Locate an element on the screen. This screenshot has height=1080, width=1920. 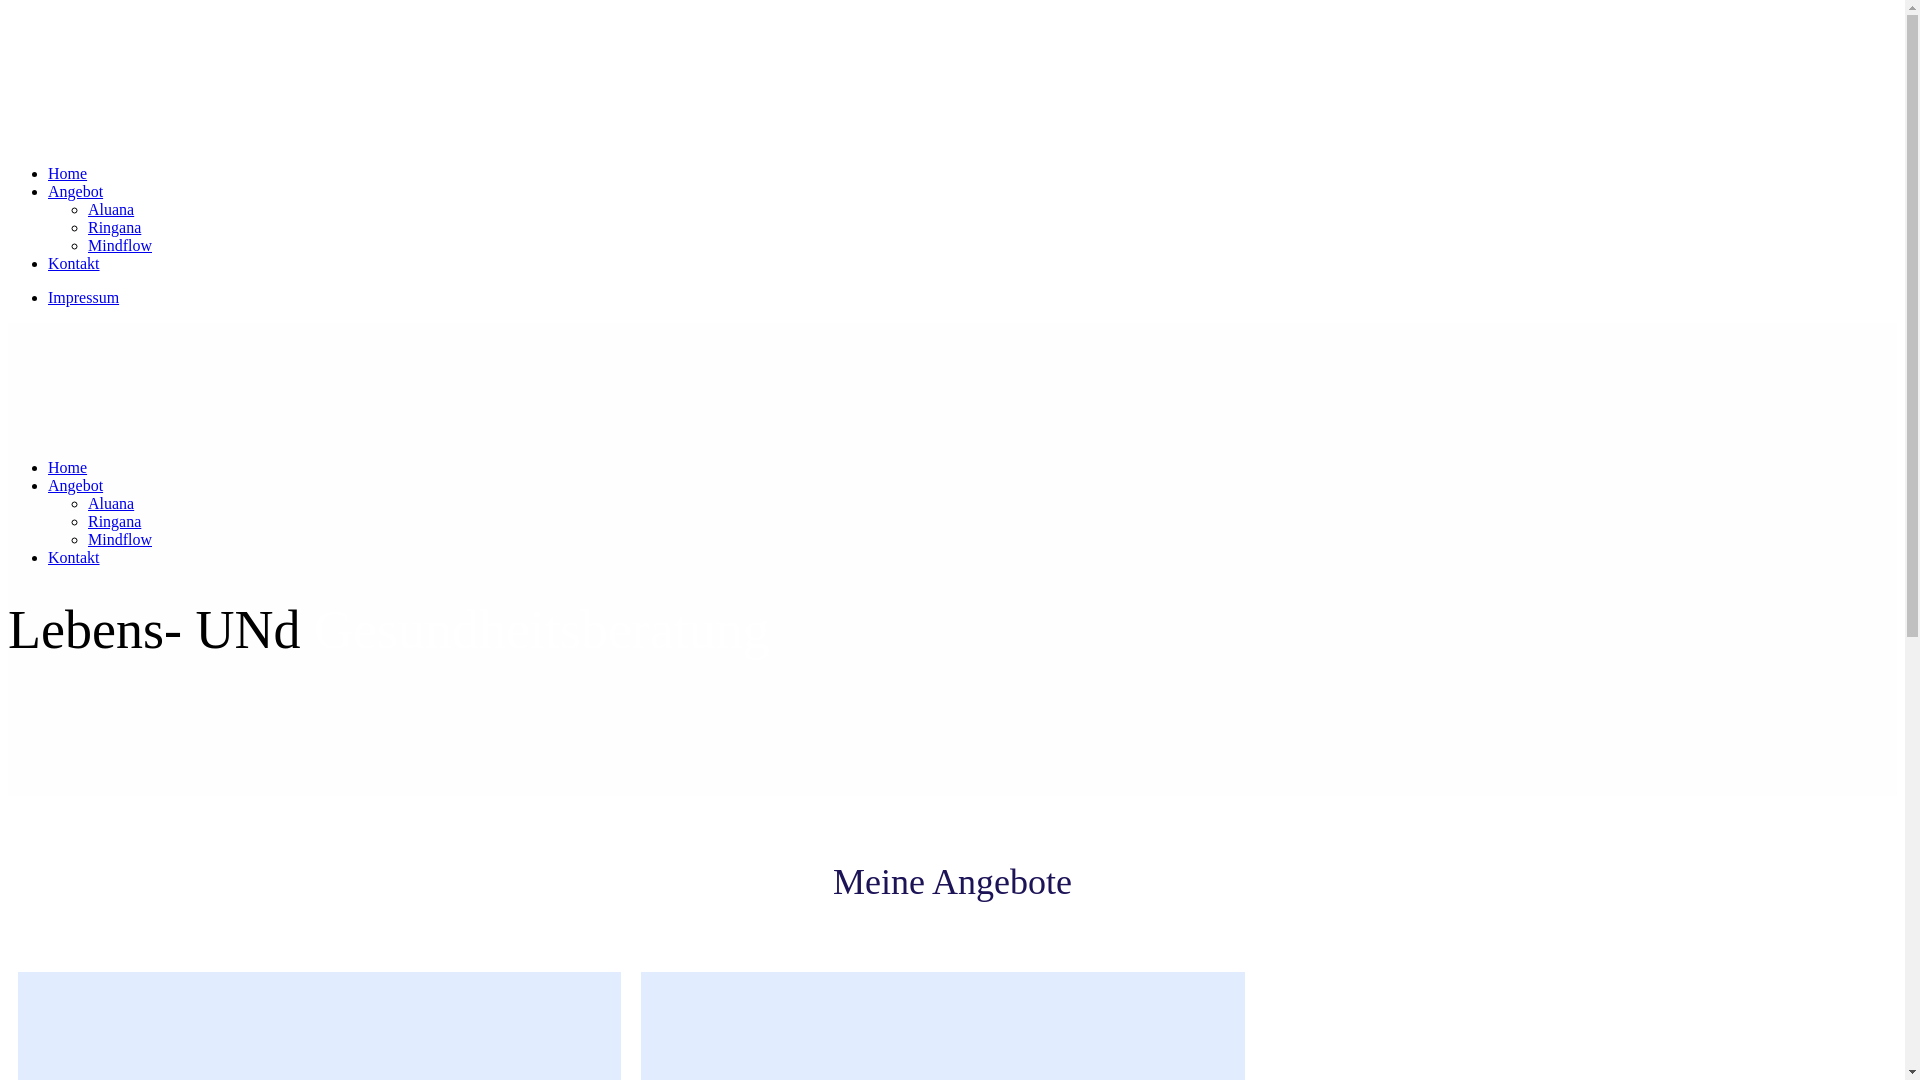
'Kontakt' is located at coordinates (73, 557).